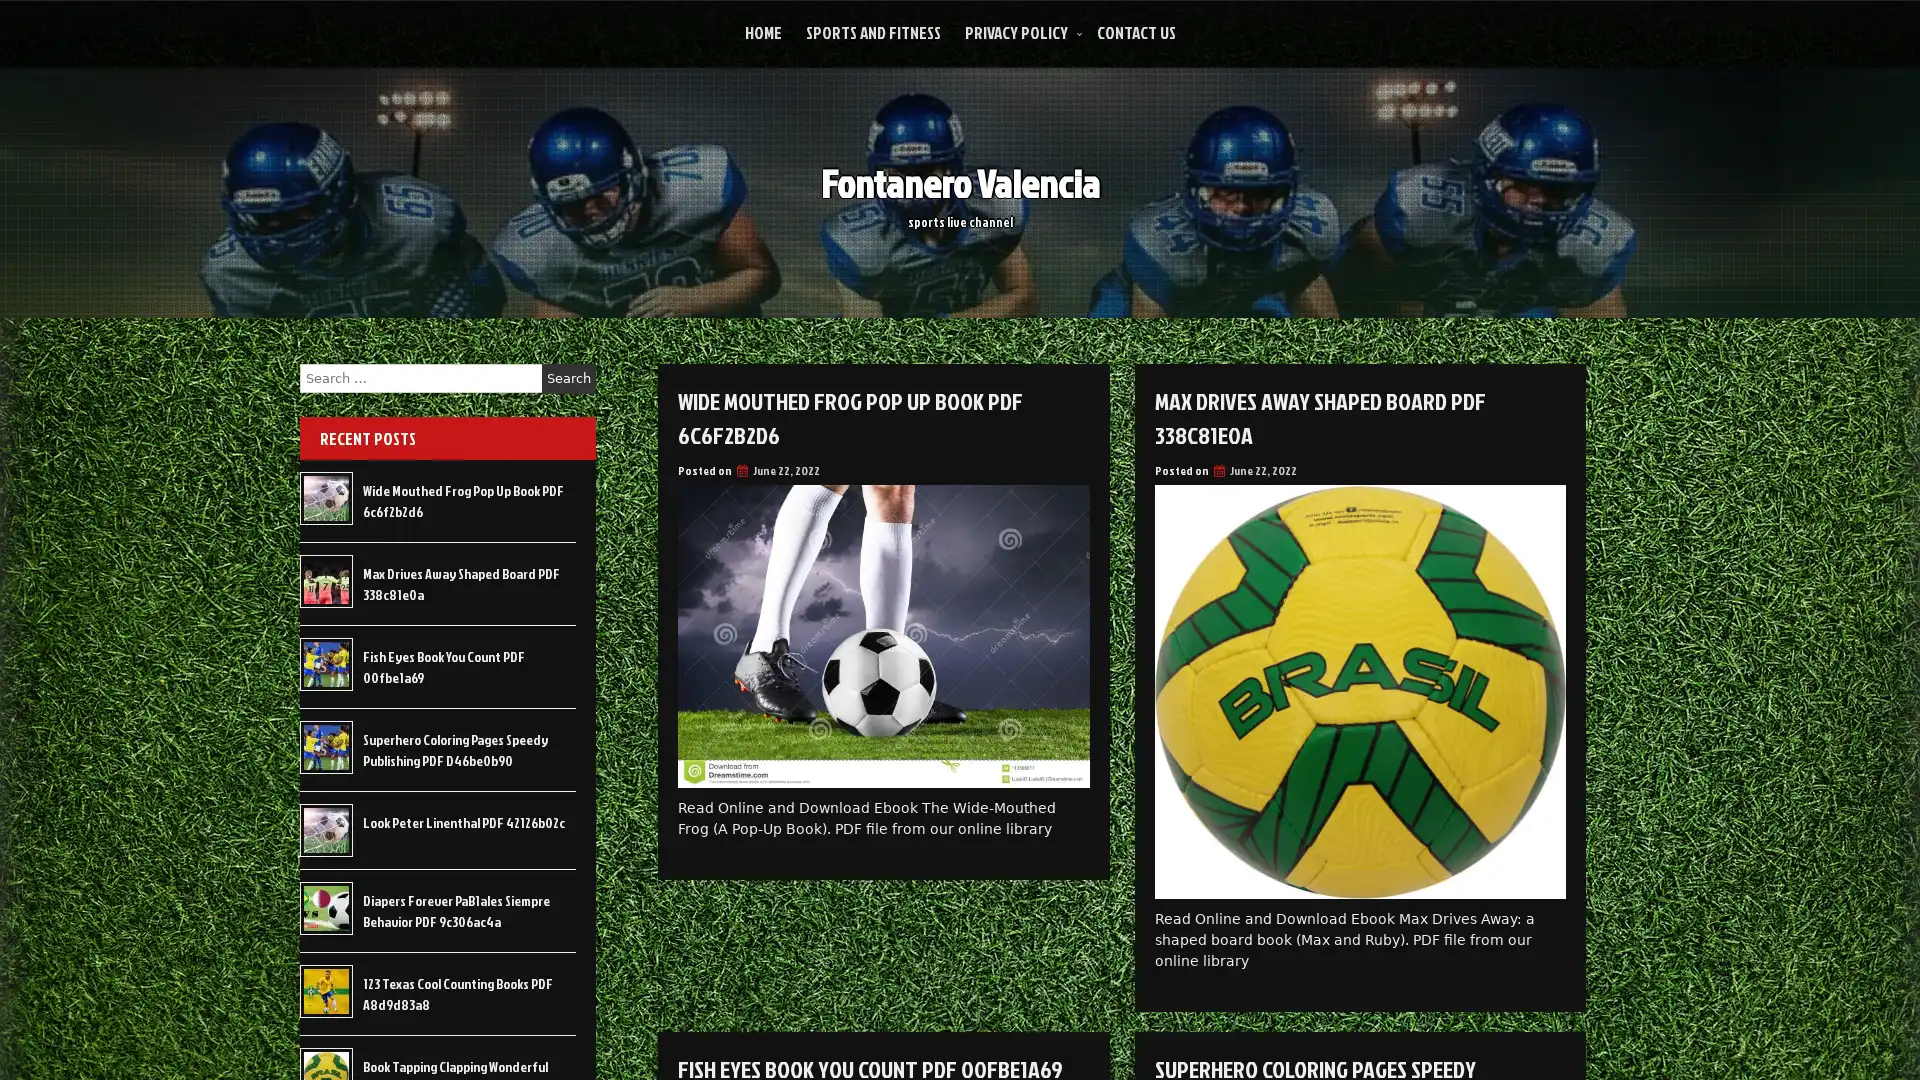 This screenshot has height=1080, width=1920. What do you see at coordinates (568, 378) in the screenshot?
I see `Search` at bounding box center [568, 378].